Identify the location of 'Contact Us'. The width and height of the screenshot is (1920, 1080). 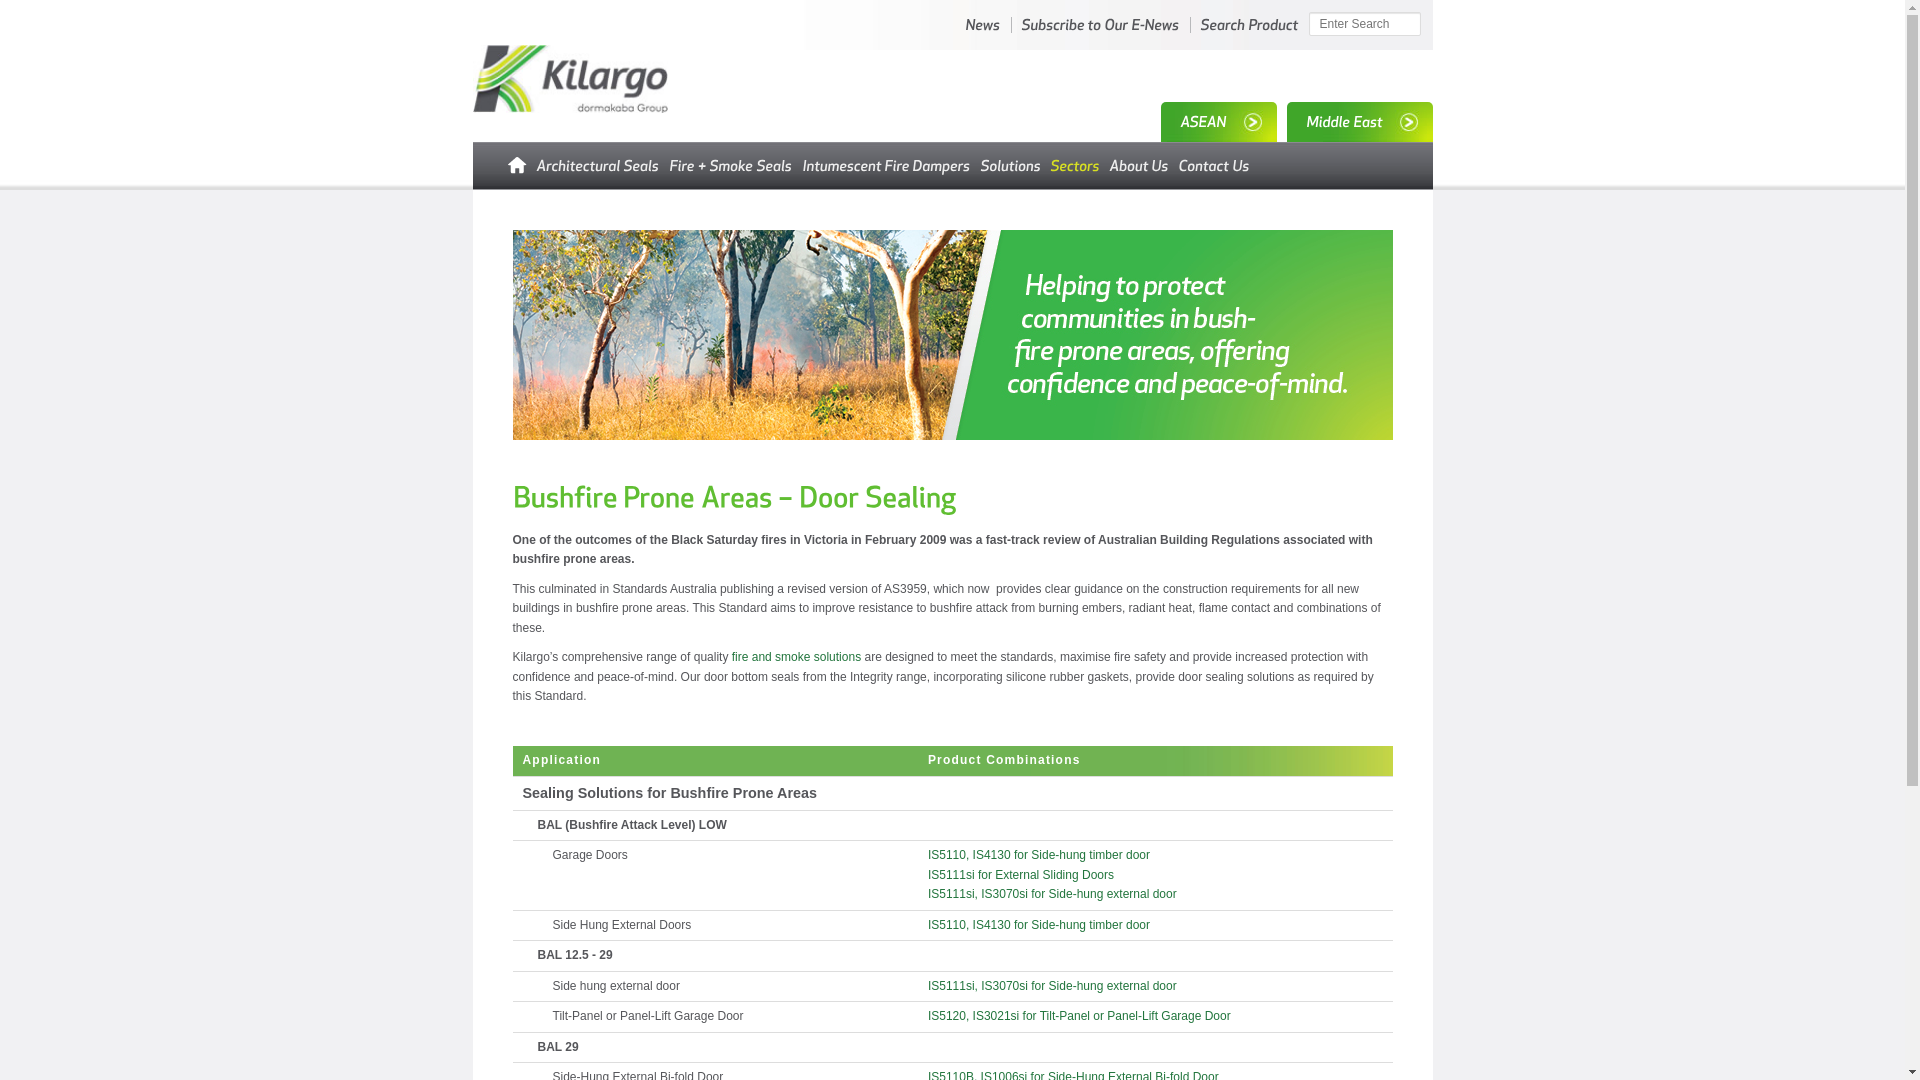
(1213, 164).